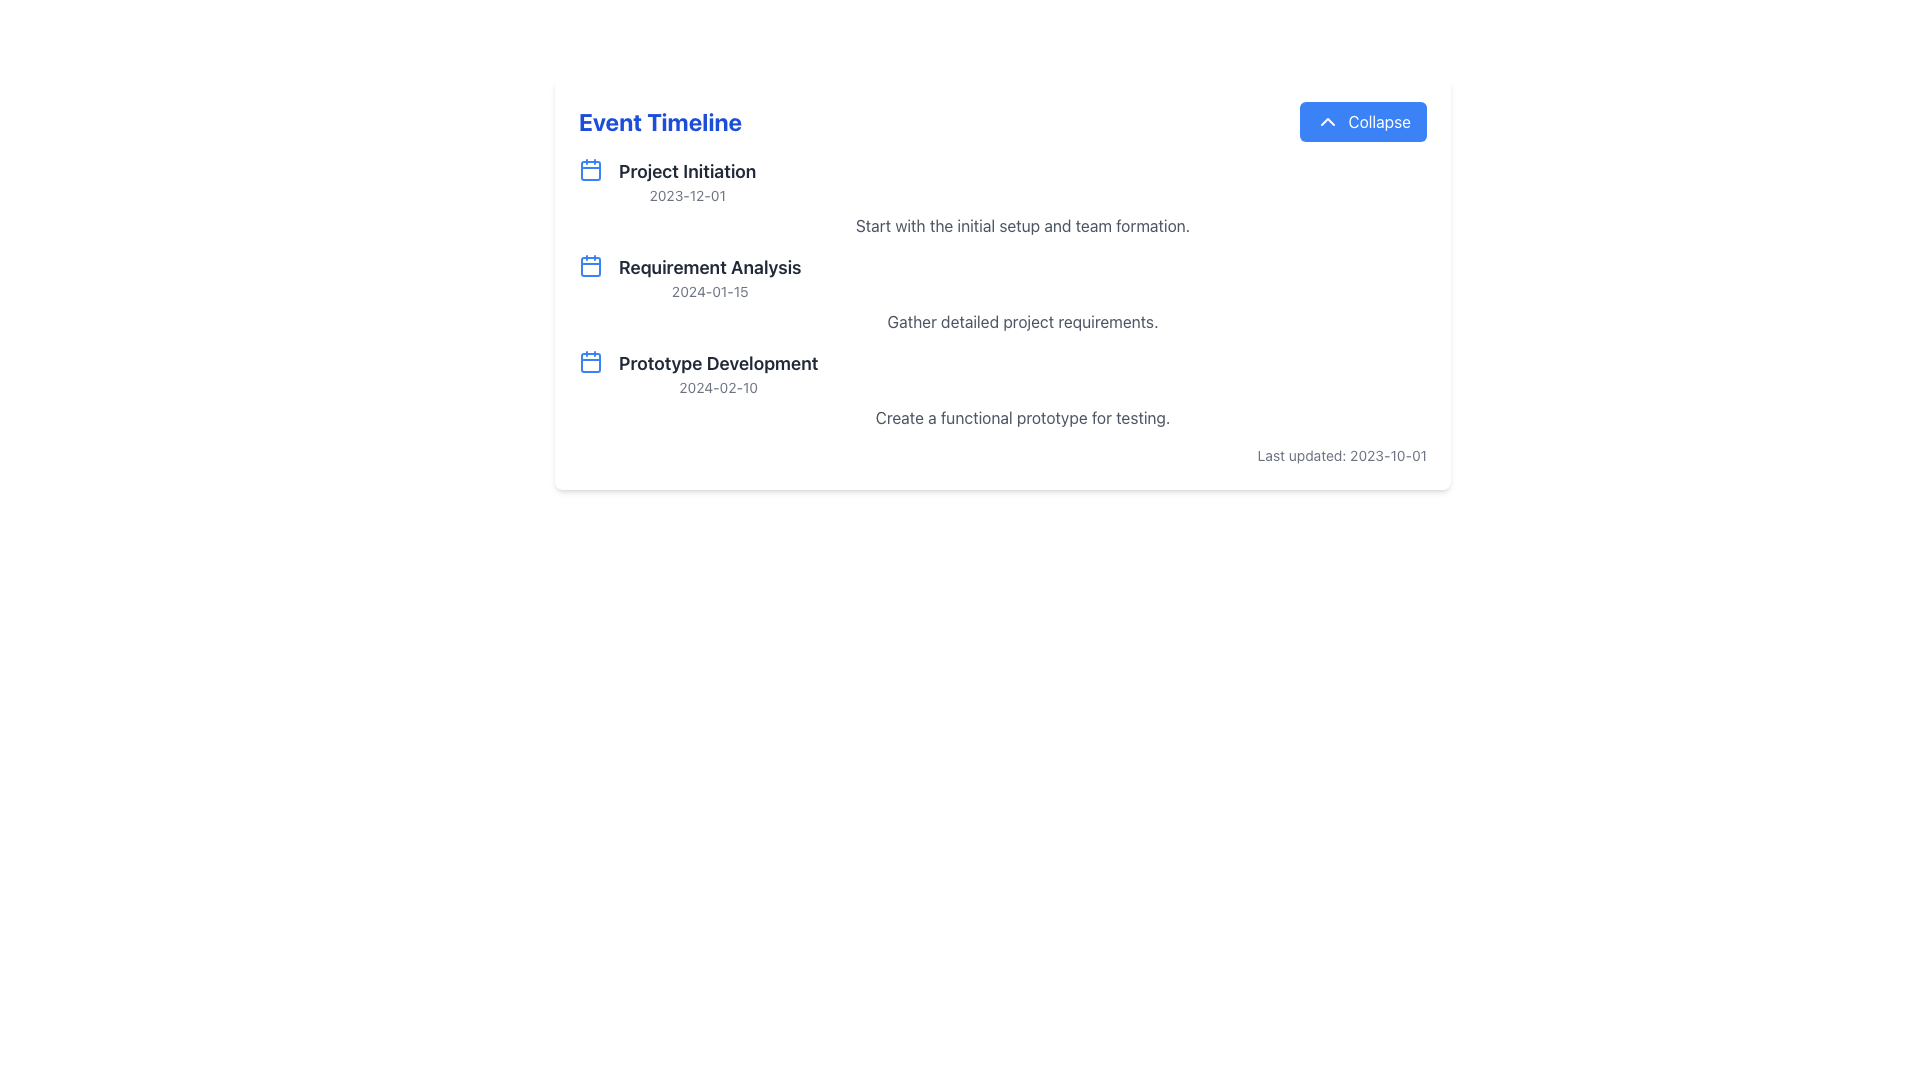  I want to click on the date label indicating the specific associated date for the timeline entry labeled 'Requirement Analysis', which is centered below the heading 'Requirement Analysis', so click(710, 292).